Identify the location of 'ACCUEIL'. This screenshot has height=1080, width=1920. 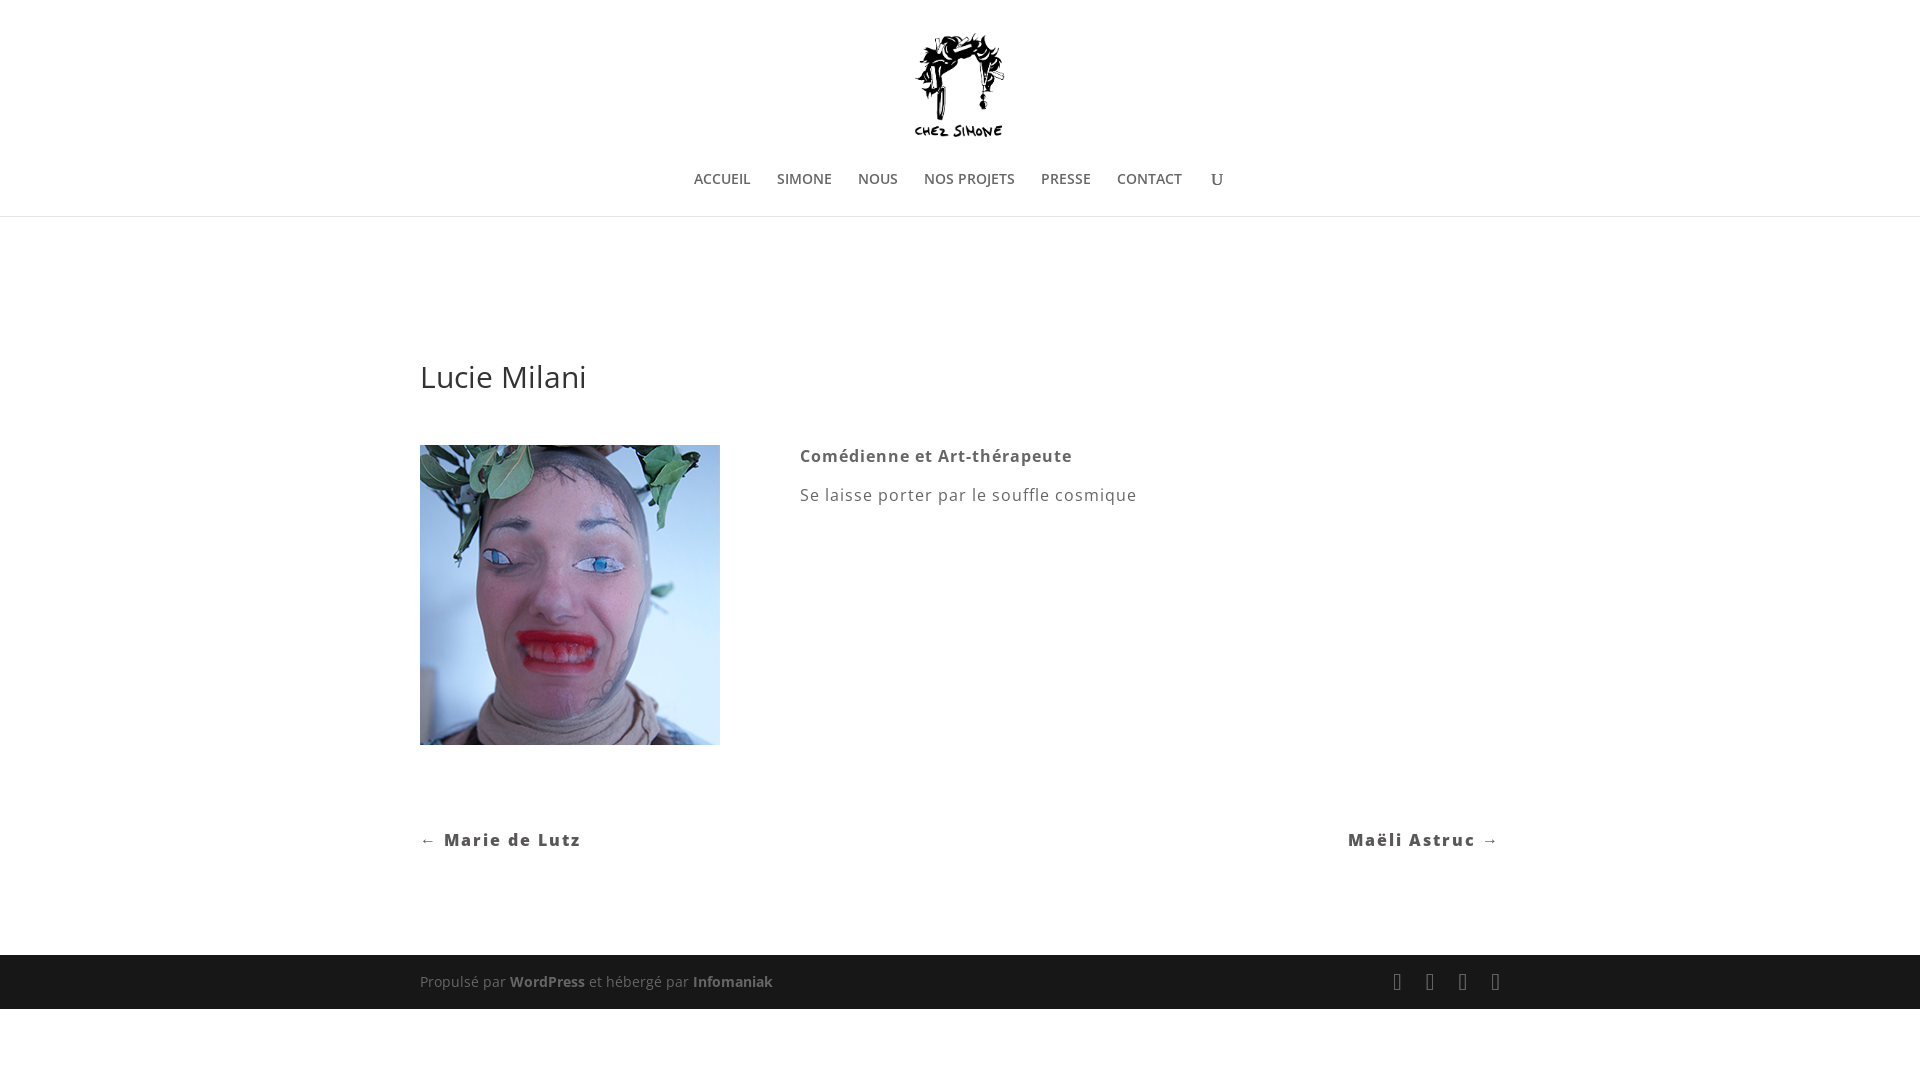
(694, 193).